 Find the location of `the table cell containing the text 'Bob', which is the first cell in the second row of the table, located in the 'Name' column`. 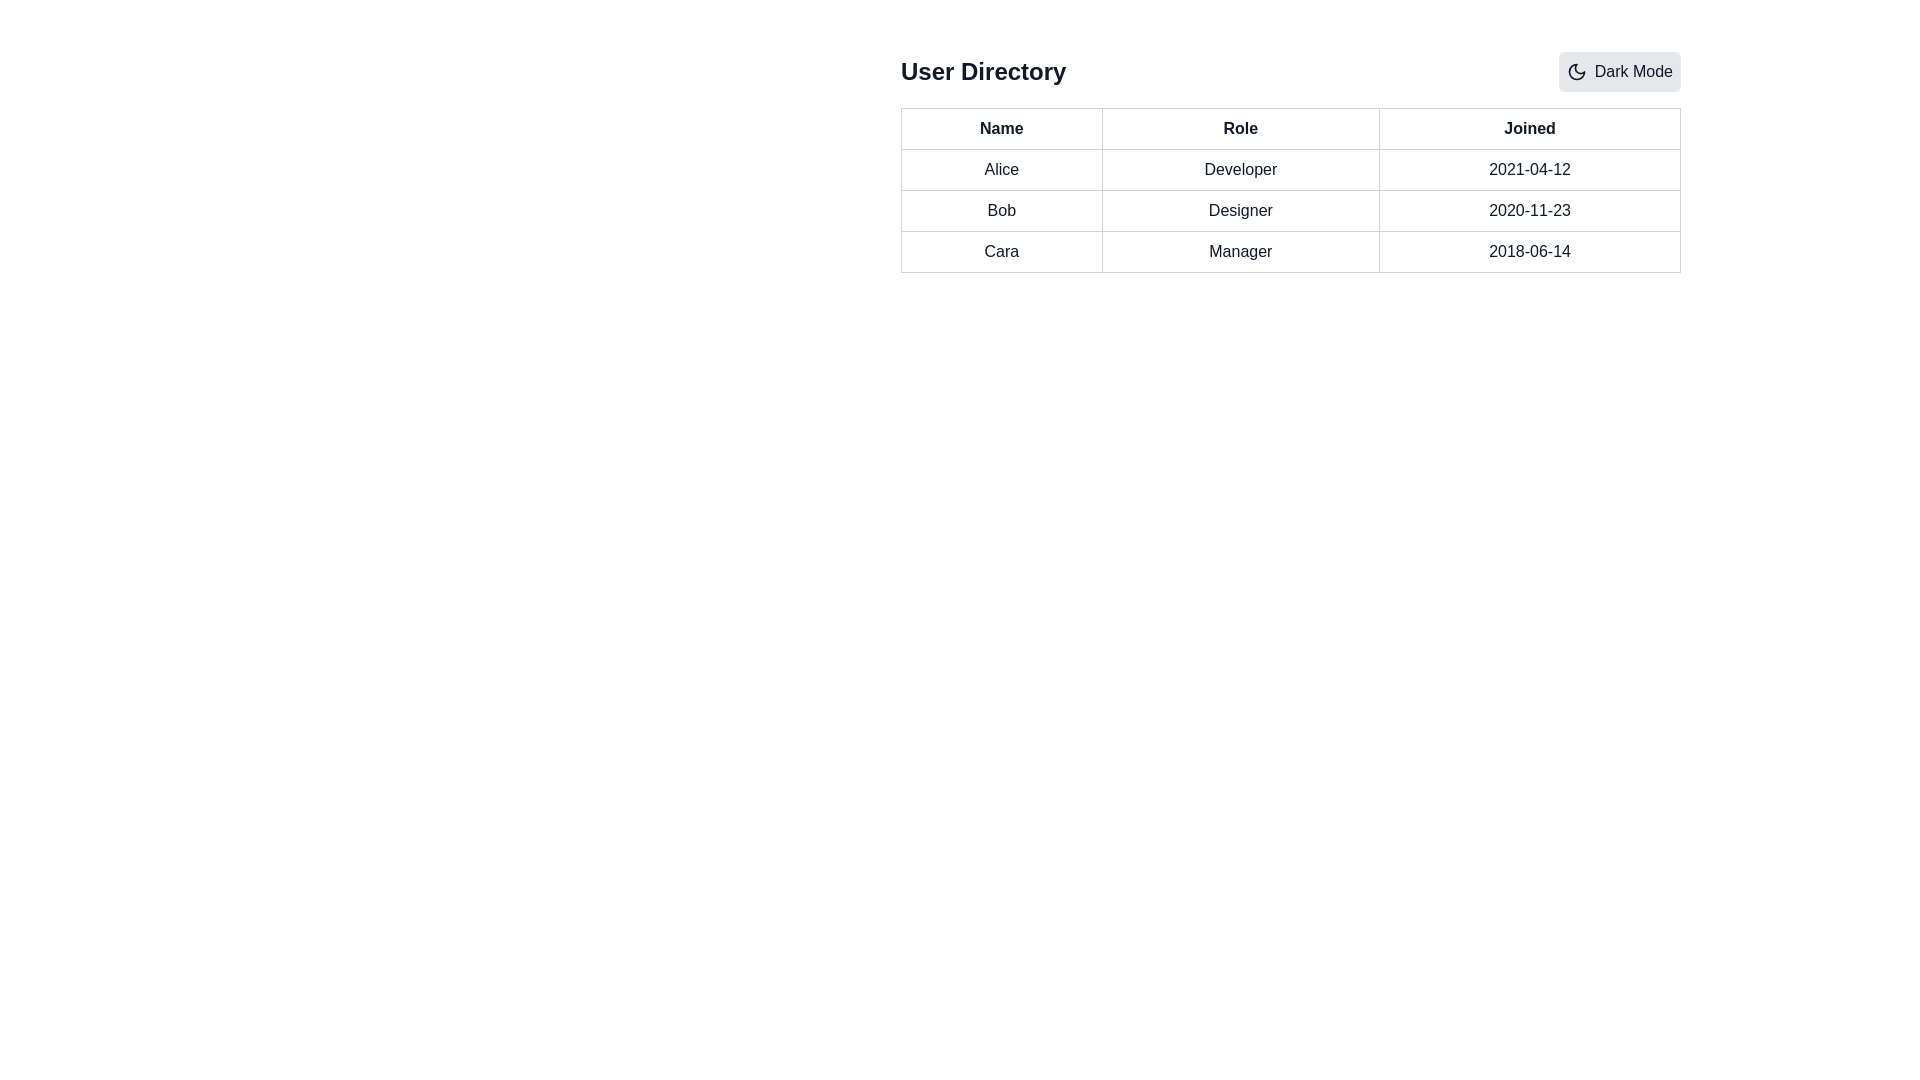

the table cell containing the text 'Bob', which is the first cell in the second row of the table, located in the 'Name' column is located at coordinates (1001, 211).